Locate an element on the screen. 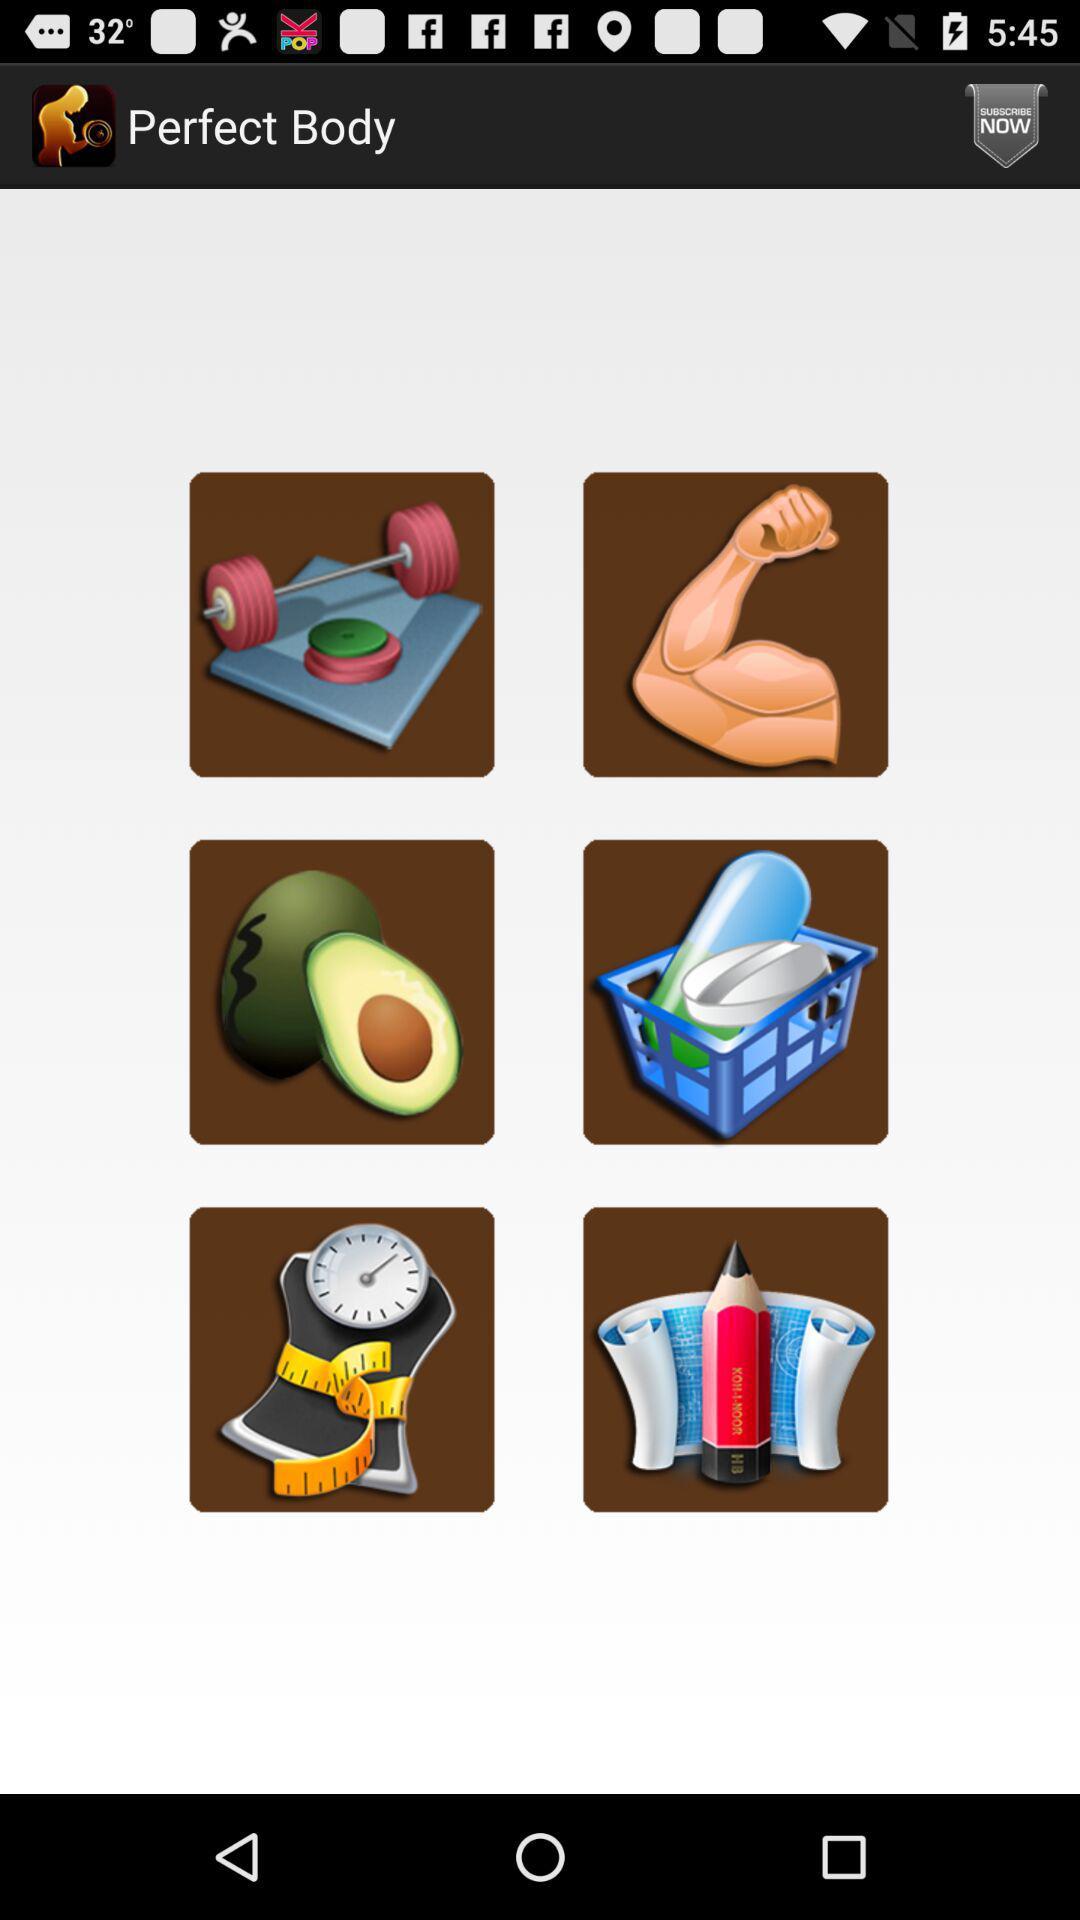  weight lifting is located at coordinates (341, 623).